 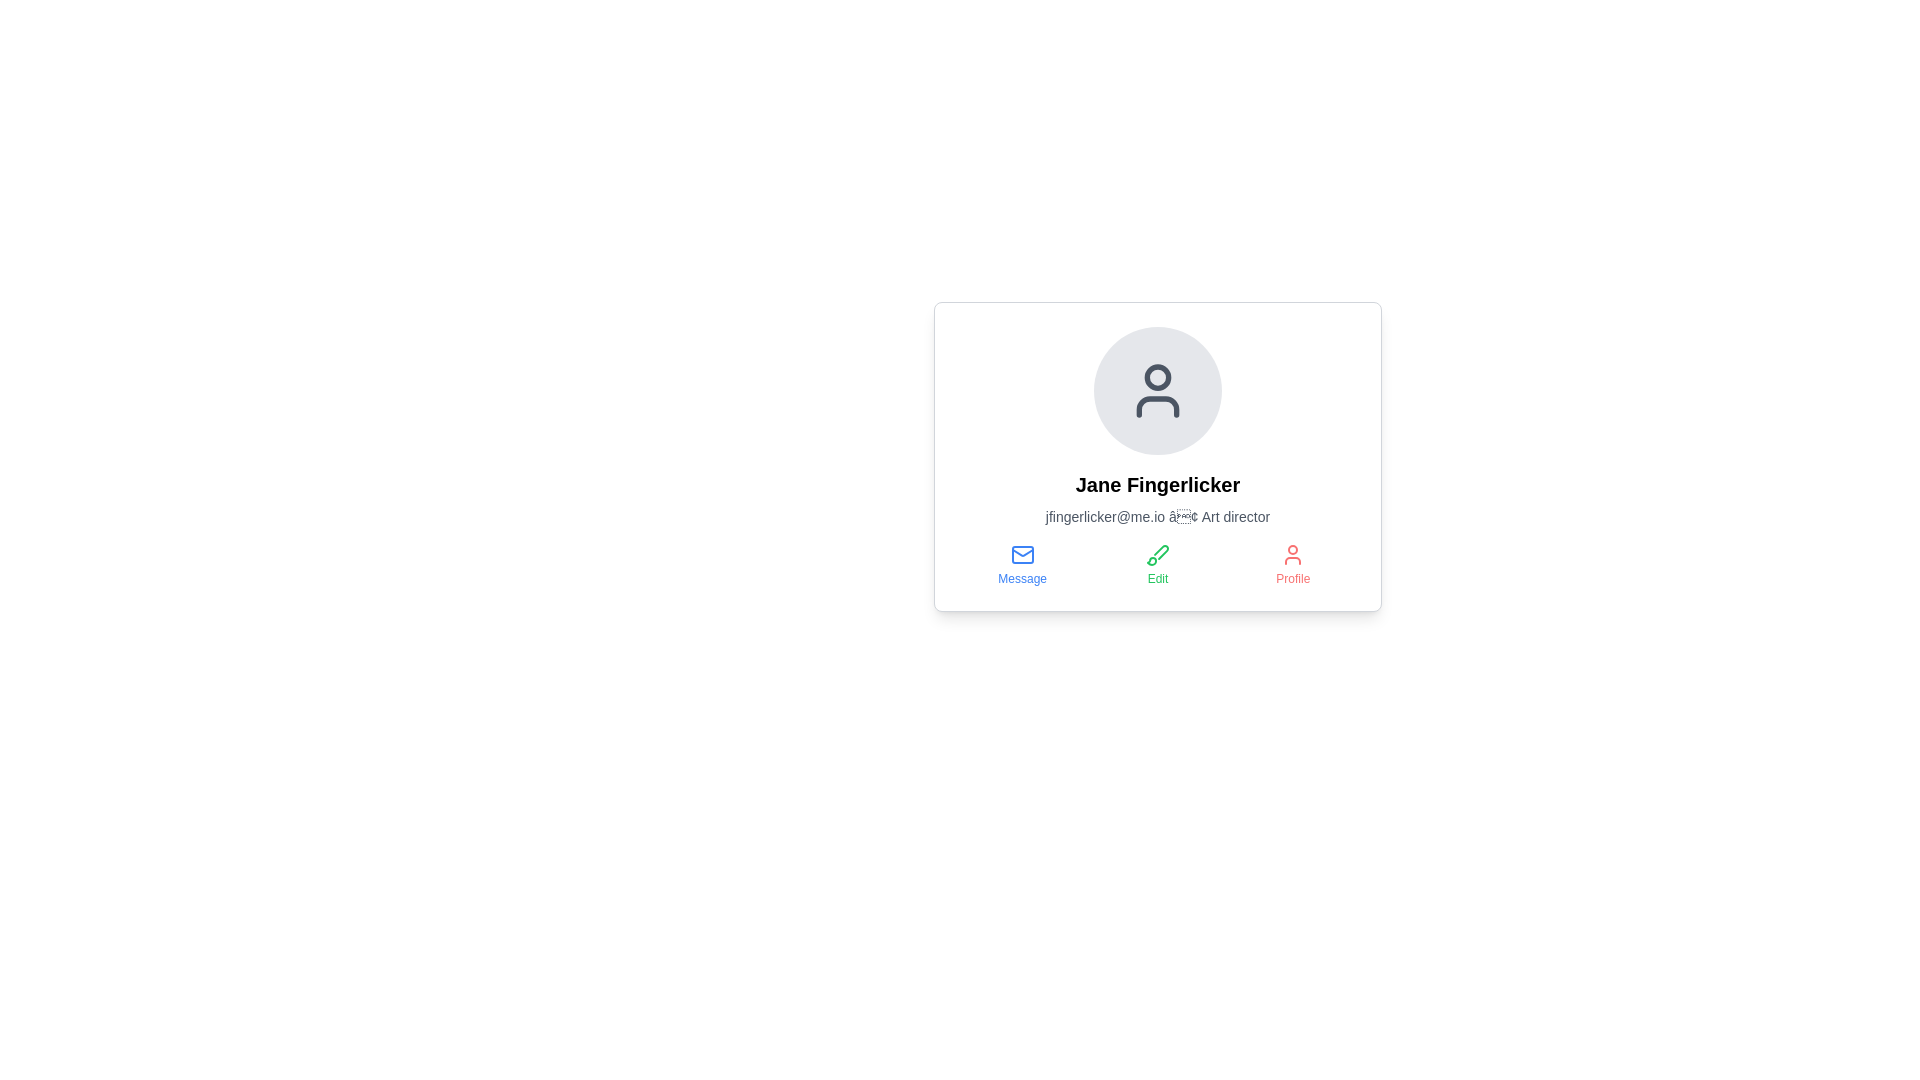 What do you see at coordinates (1293, 564) in the screenshot?
I see `the 'Profile' button located on the far-right of the navigation options` at bounding box center [1293, 564].